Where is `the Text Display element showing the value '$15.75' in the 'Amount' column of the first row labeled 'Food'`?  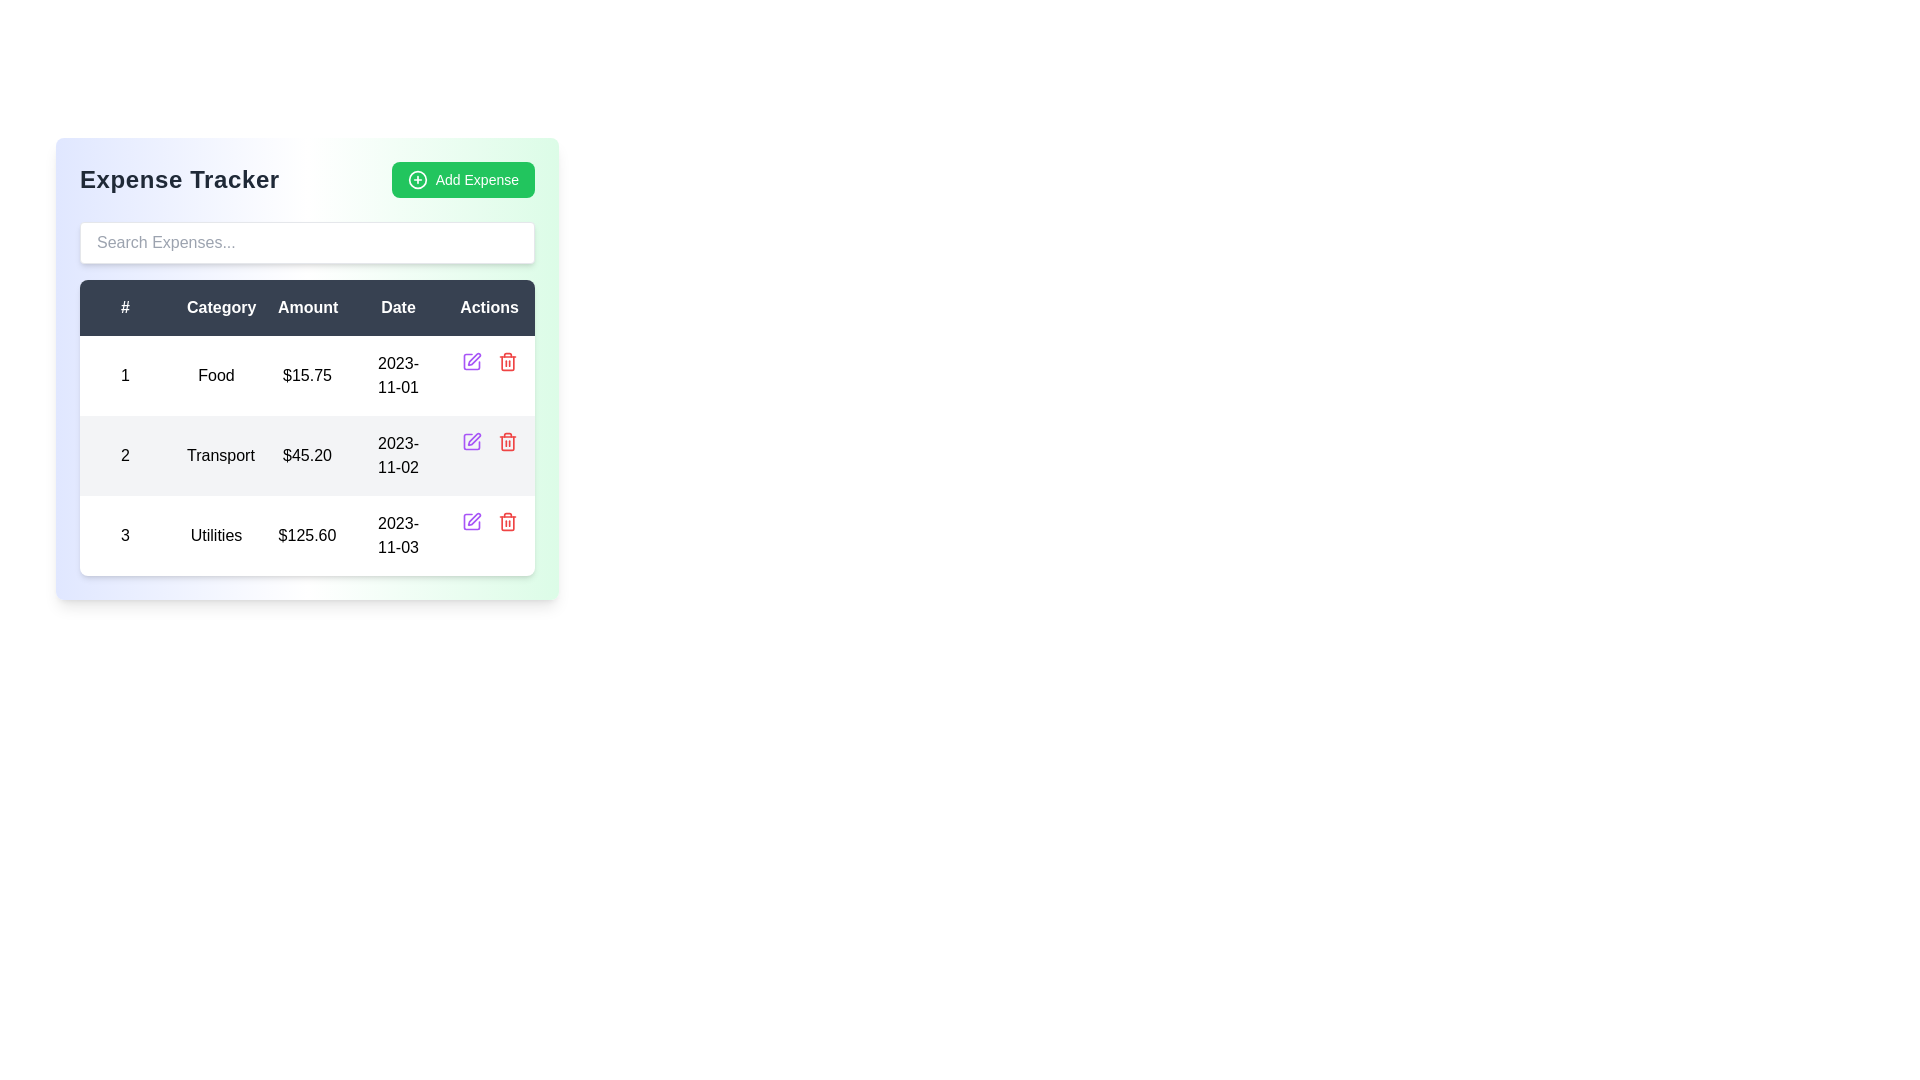 the Text Display element showing the value '$15.75' in the 'Amount' column of the first row labeled 'Food' is located at coordinates (306, 375).